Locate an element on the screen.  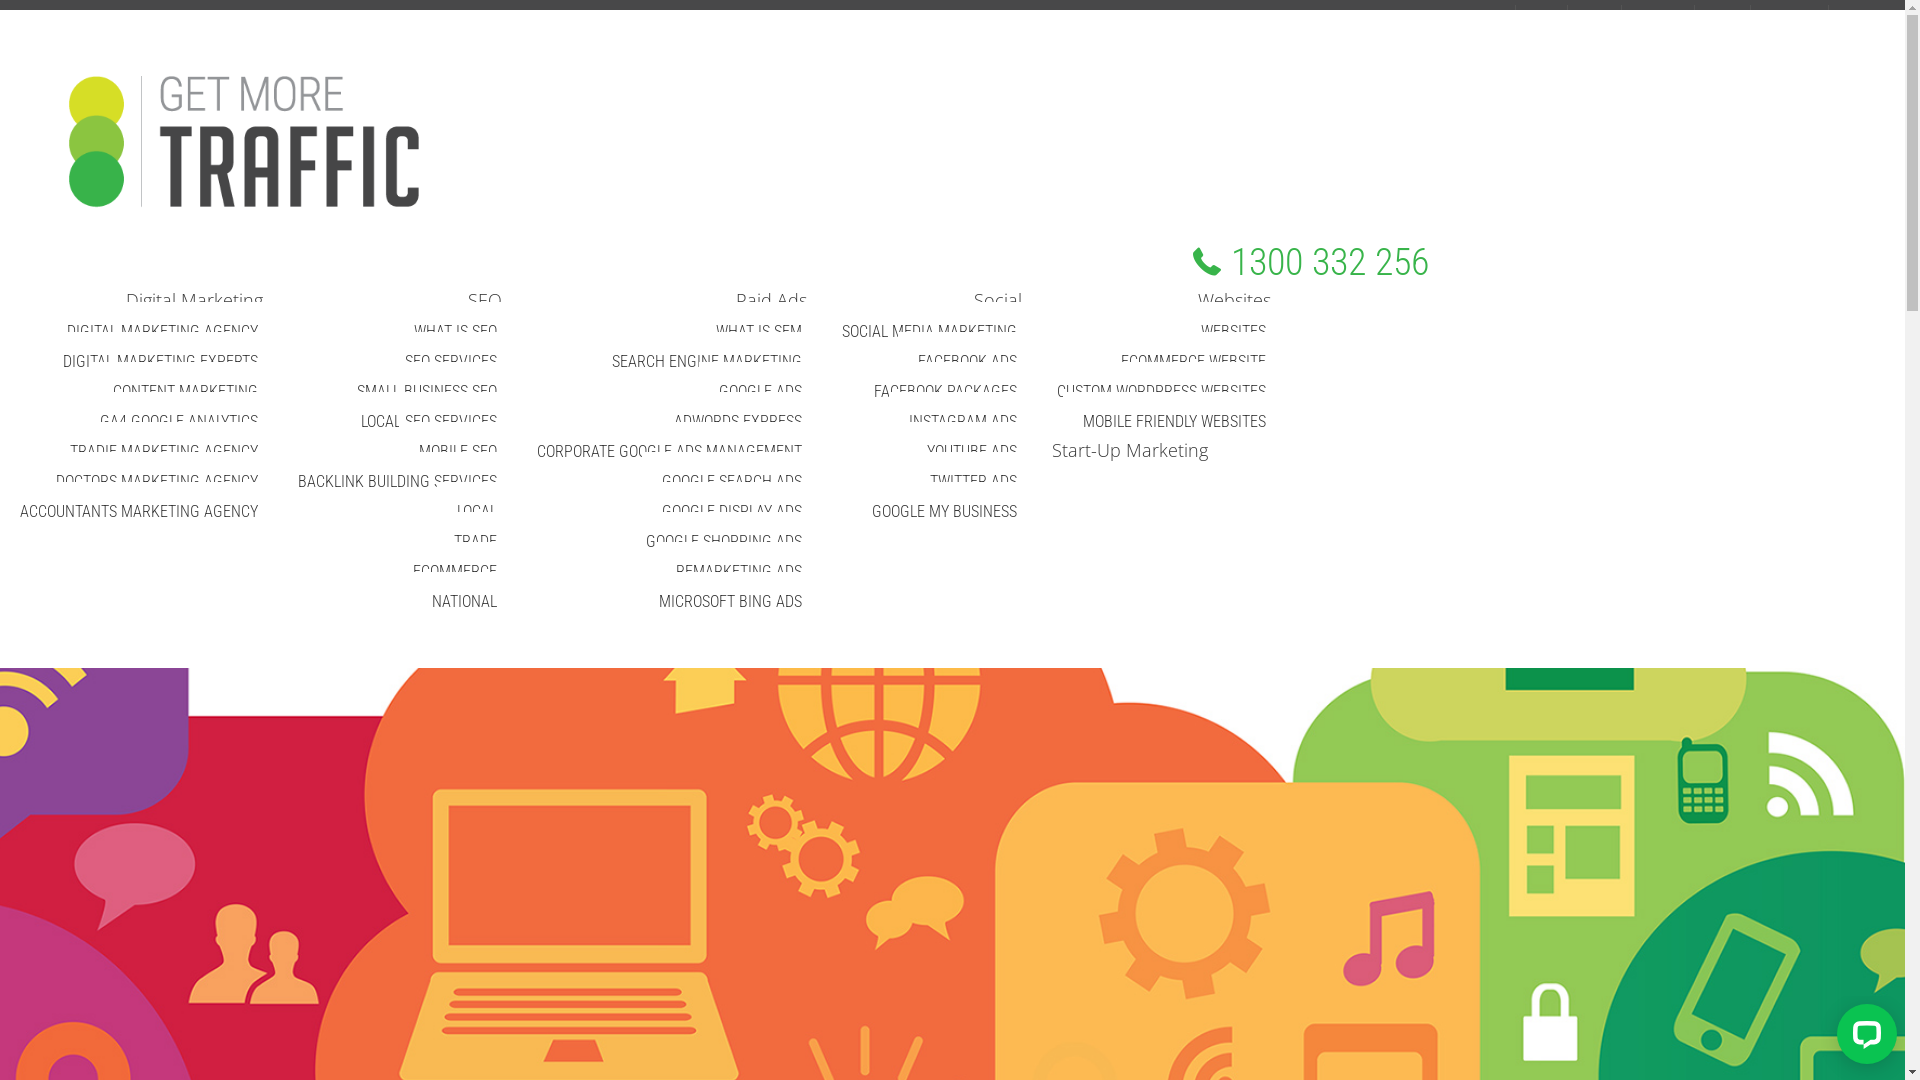
'CORPORATE GOOGLE ADS MANAGEMENT' is located at coordinates (669, 451).